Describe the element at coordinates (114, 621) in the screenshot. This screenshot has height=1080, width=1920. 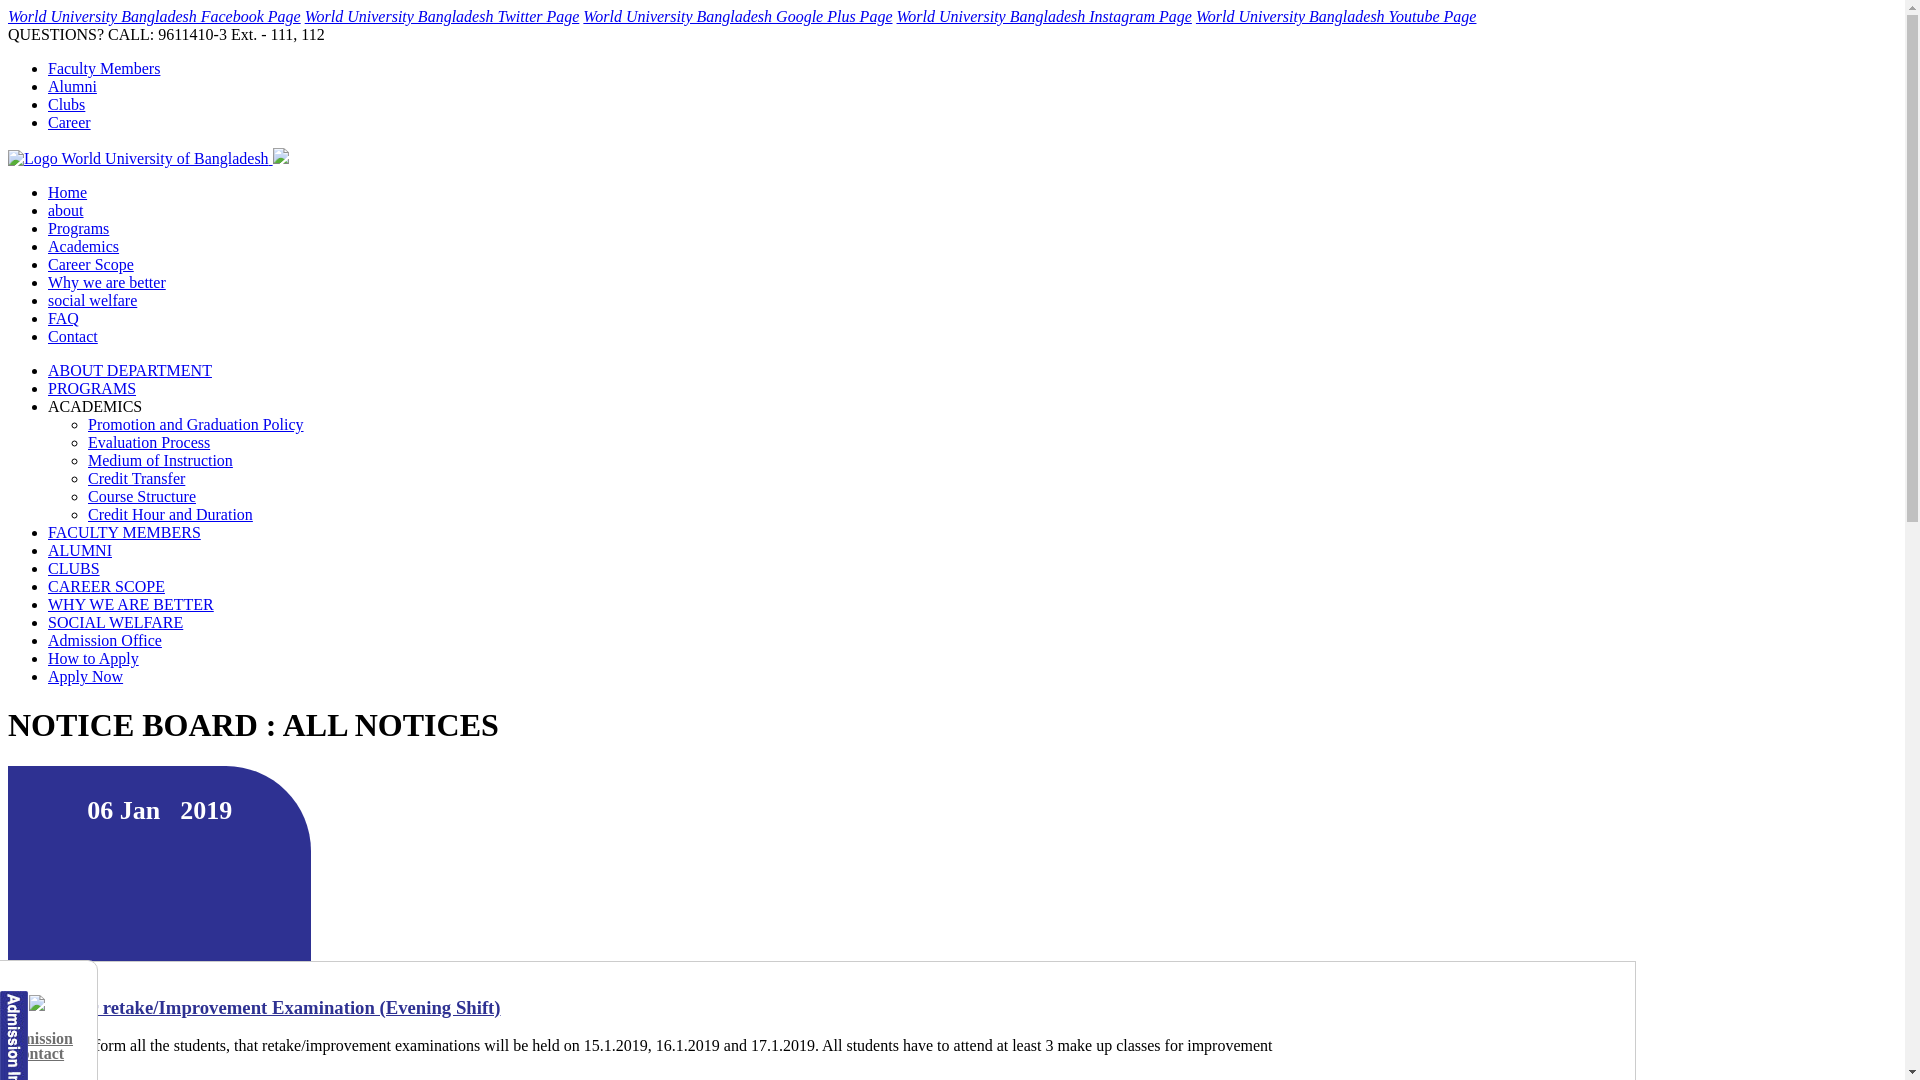
I see `'SOCIAL WELFARE'` at that location.